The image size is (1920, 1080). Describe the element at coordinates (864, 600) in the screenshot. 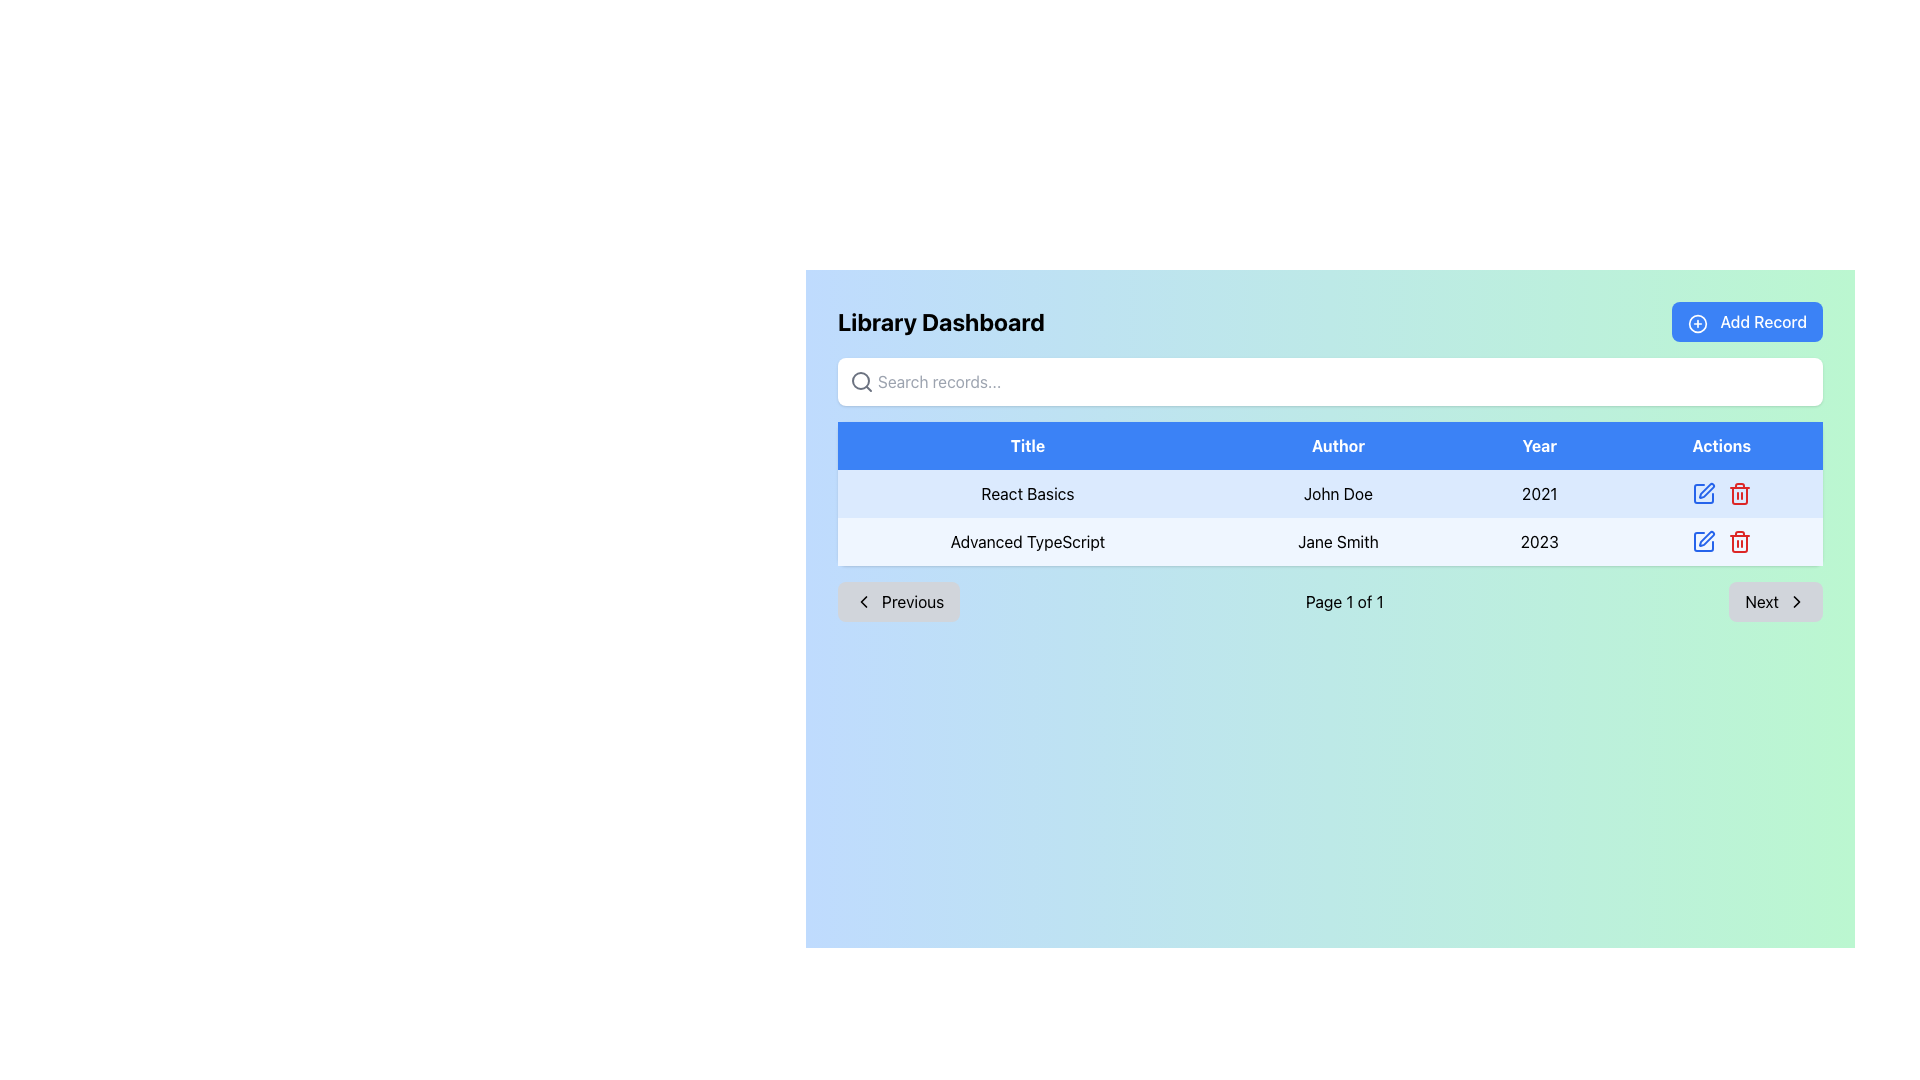

I see `the left-facing chevron icon within the 'Previous' button` at that location.